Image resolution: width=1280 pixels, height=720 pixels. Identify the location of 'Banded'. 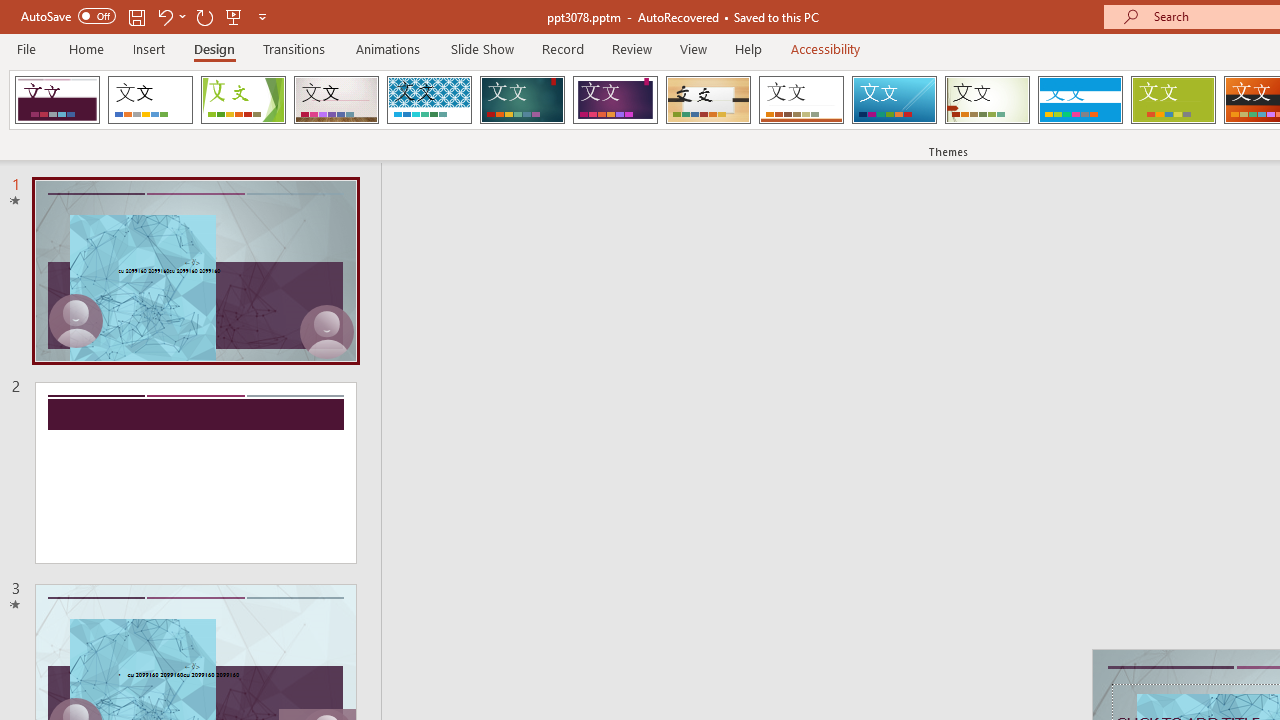
(1079, 100).